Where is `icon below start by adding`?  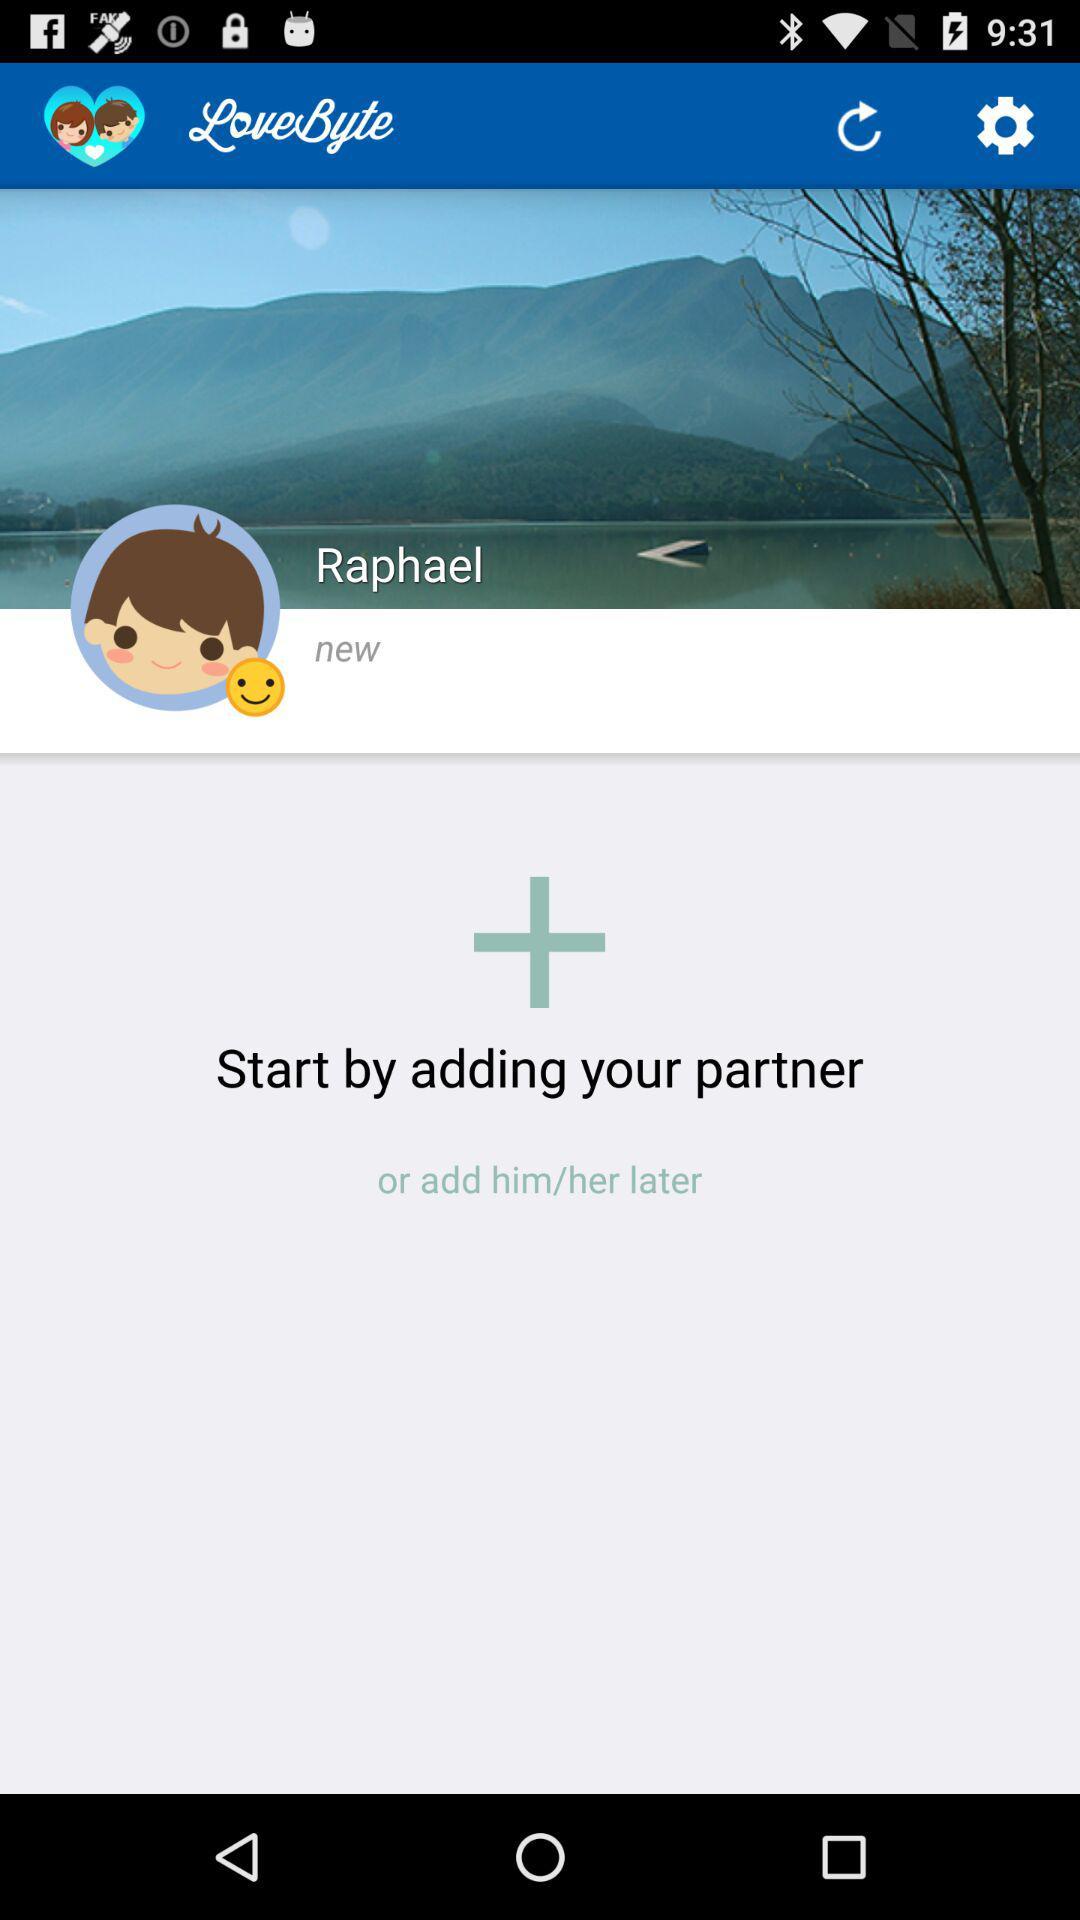
icon below start by adding is located at coordinates (540, 1179).